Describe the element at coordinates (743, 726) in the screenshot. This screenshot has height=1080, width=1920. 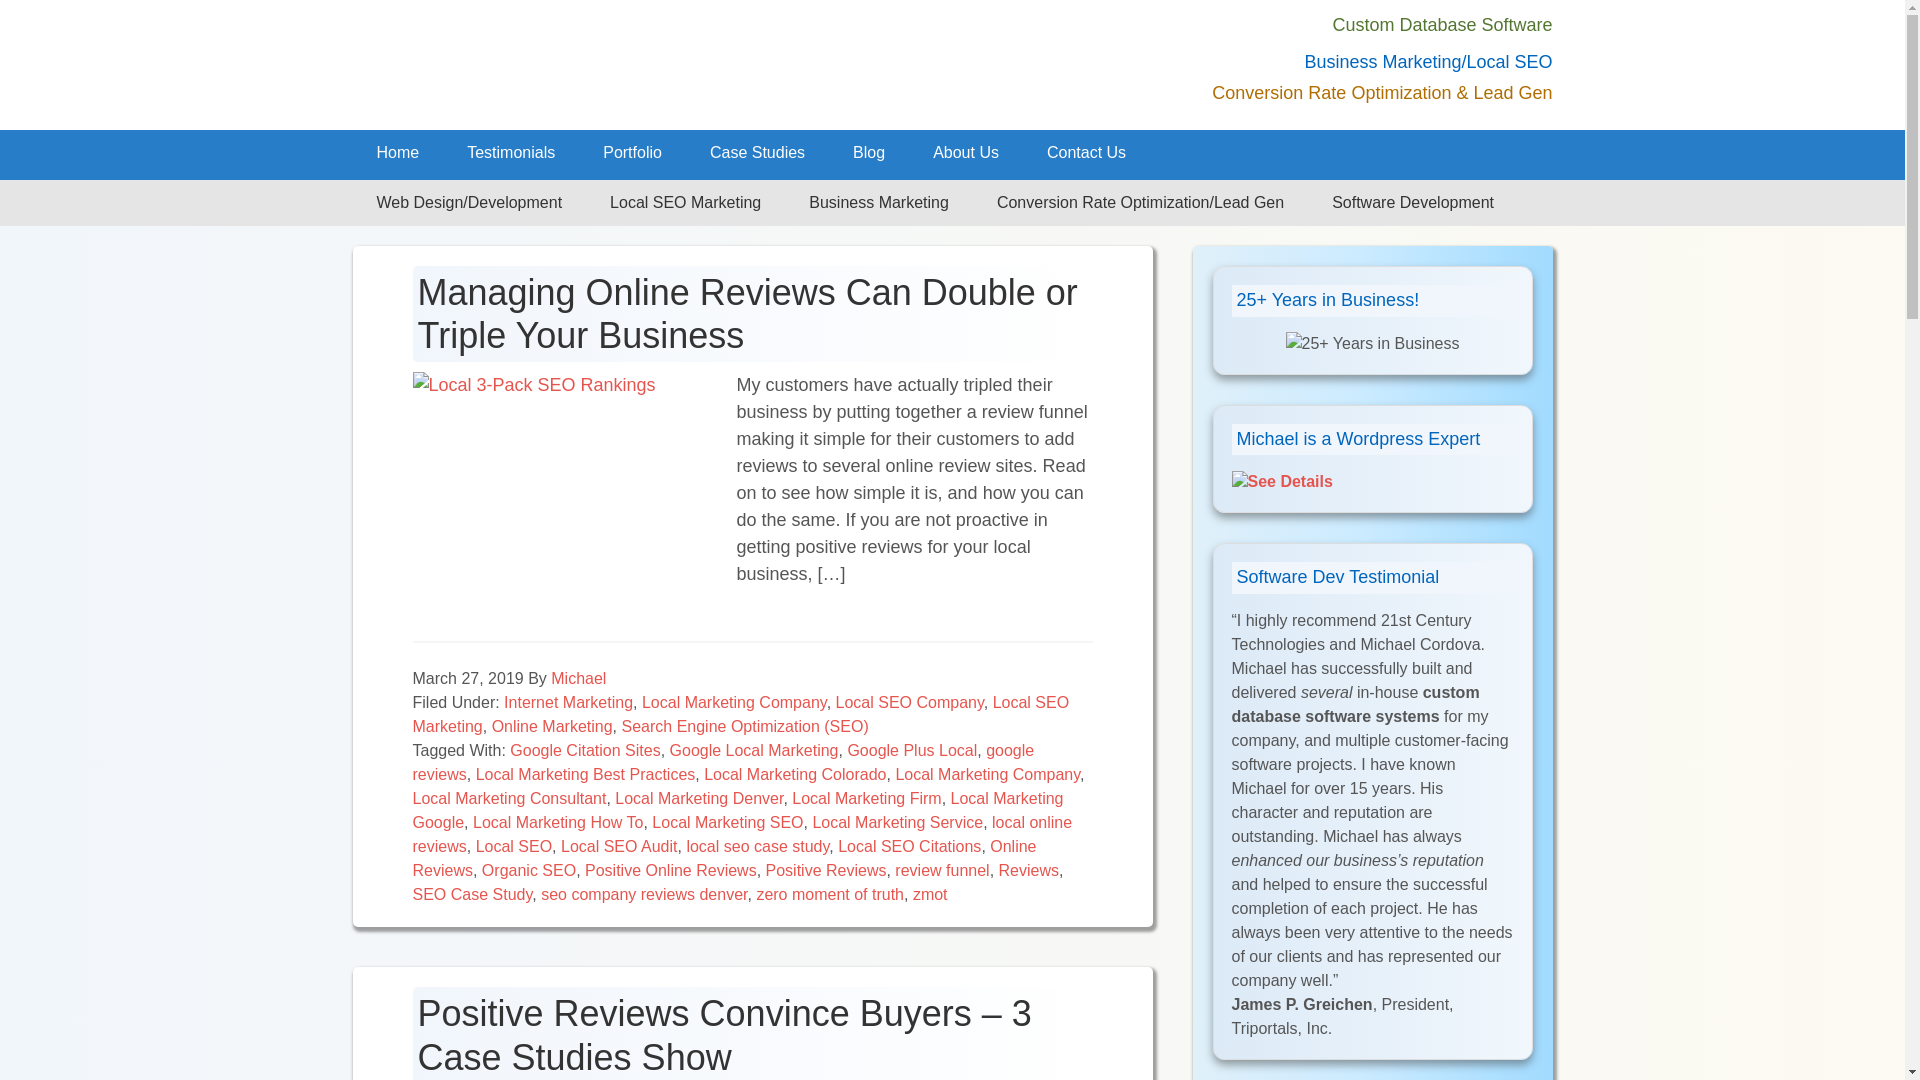
I see `'Search Engine Optimization (SEO)'` at that location.